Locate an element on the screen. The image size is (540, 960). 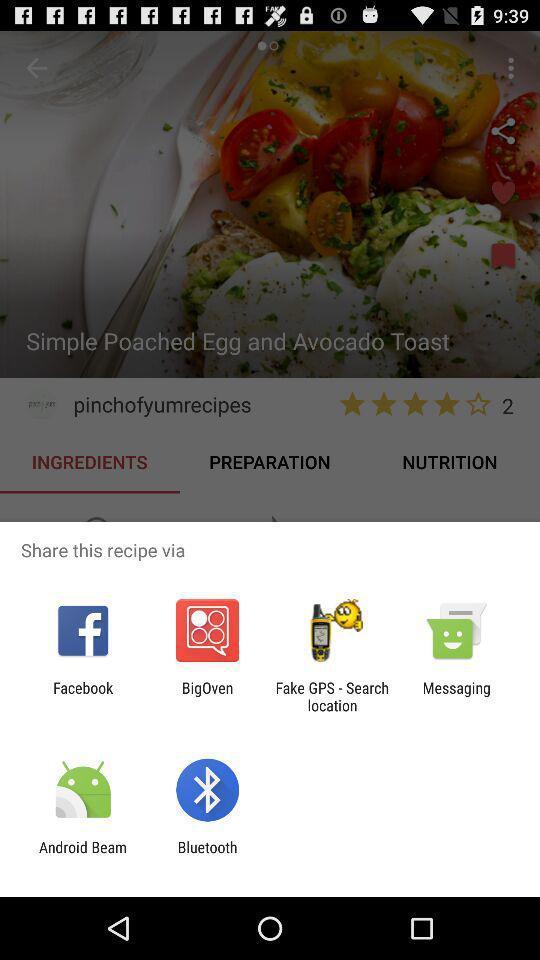
the item to the right of facebook app is located at coordinates (206, 696).